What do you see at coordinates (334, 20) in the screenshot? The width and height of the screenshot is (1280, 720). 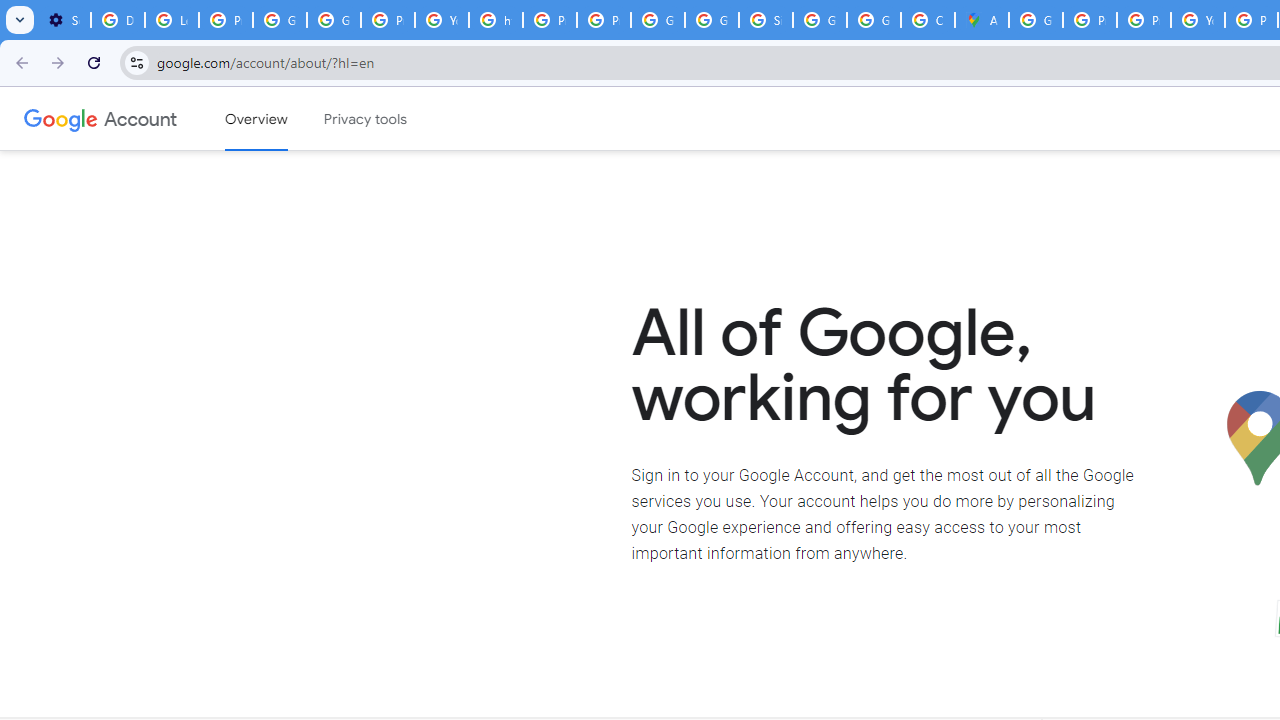 I see `'Google Account Help'` at bounding box center [334, 20].